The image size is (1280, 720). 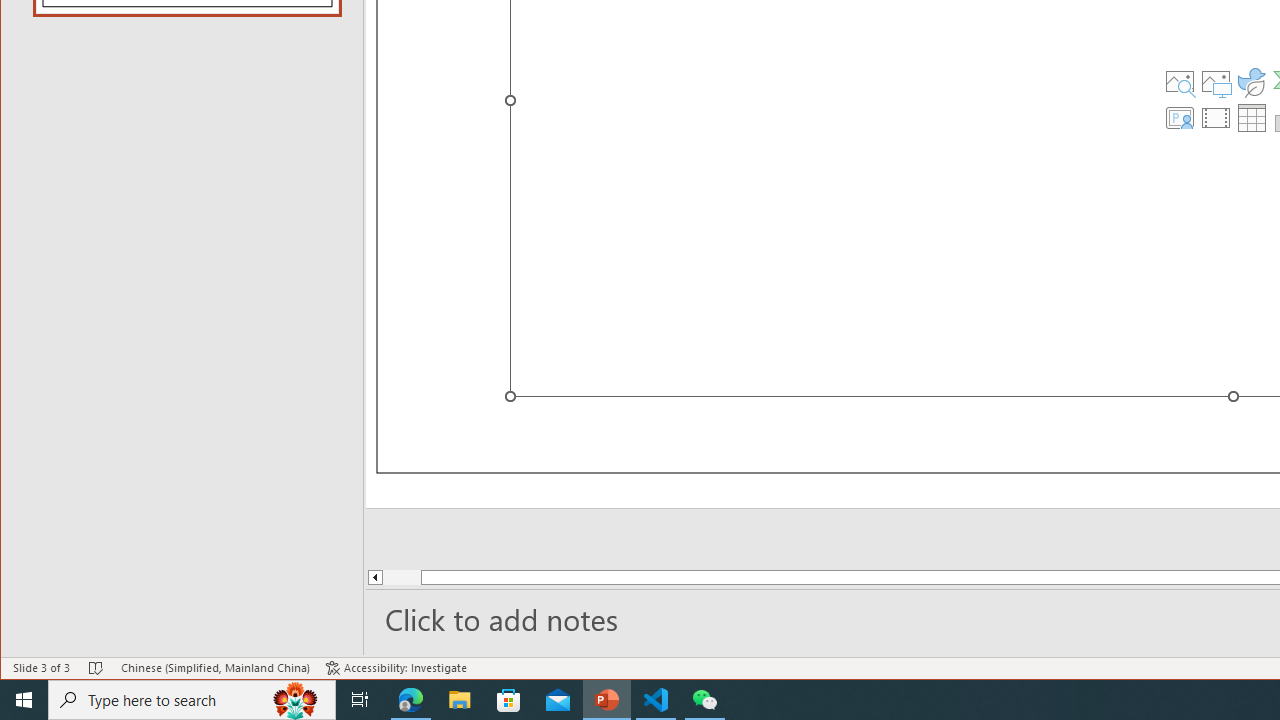 What do you see at coordinates (359, 698) in the screenshot?
I see `'Task View'` at bounding box center [359, 698].